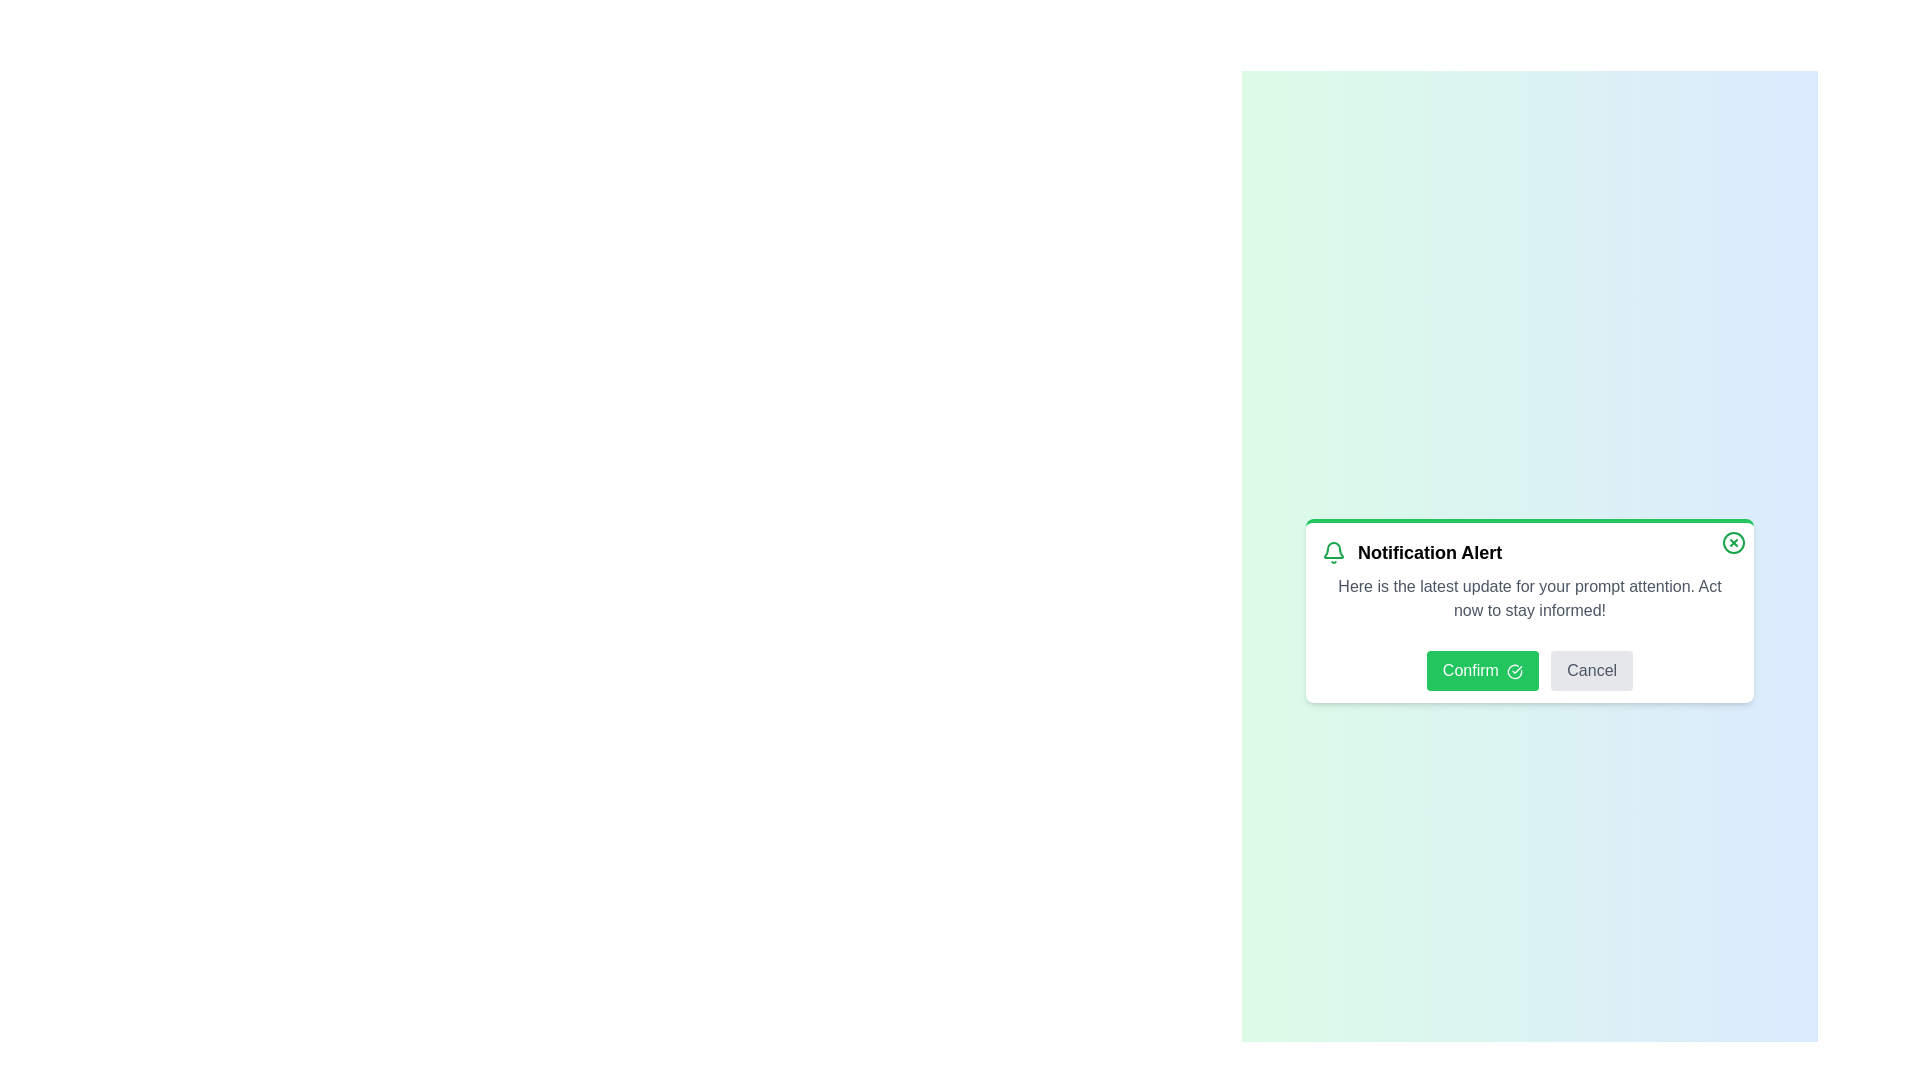 The image size is (1920, 1080). Describe the element at coordinates (1591, 671) in the screenshot. I see `the Cancel button to dismiss the notification panel` at that location.